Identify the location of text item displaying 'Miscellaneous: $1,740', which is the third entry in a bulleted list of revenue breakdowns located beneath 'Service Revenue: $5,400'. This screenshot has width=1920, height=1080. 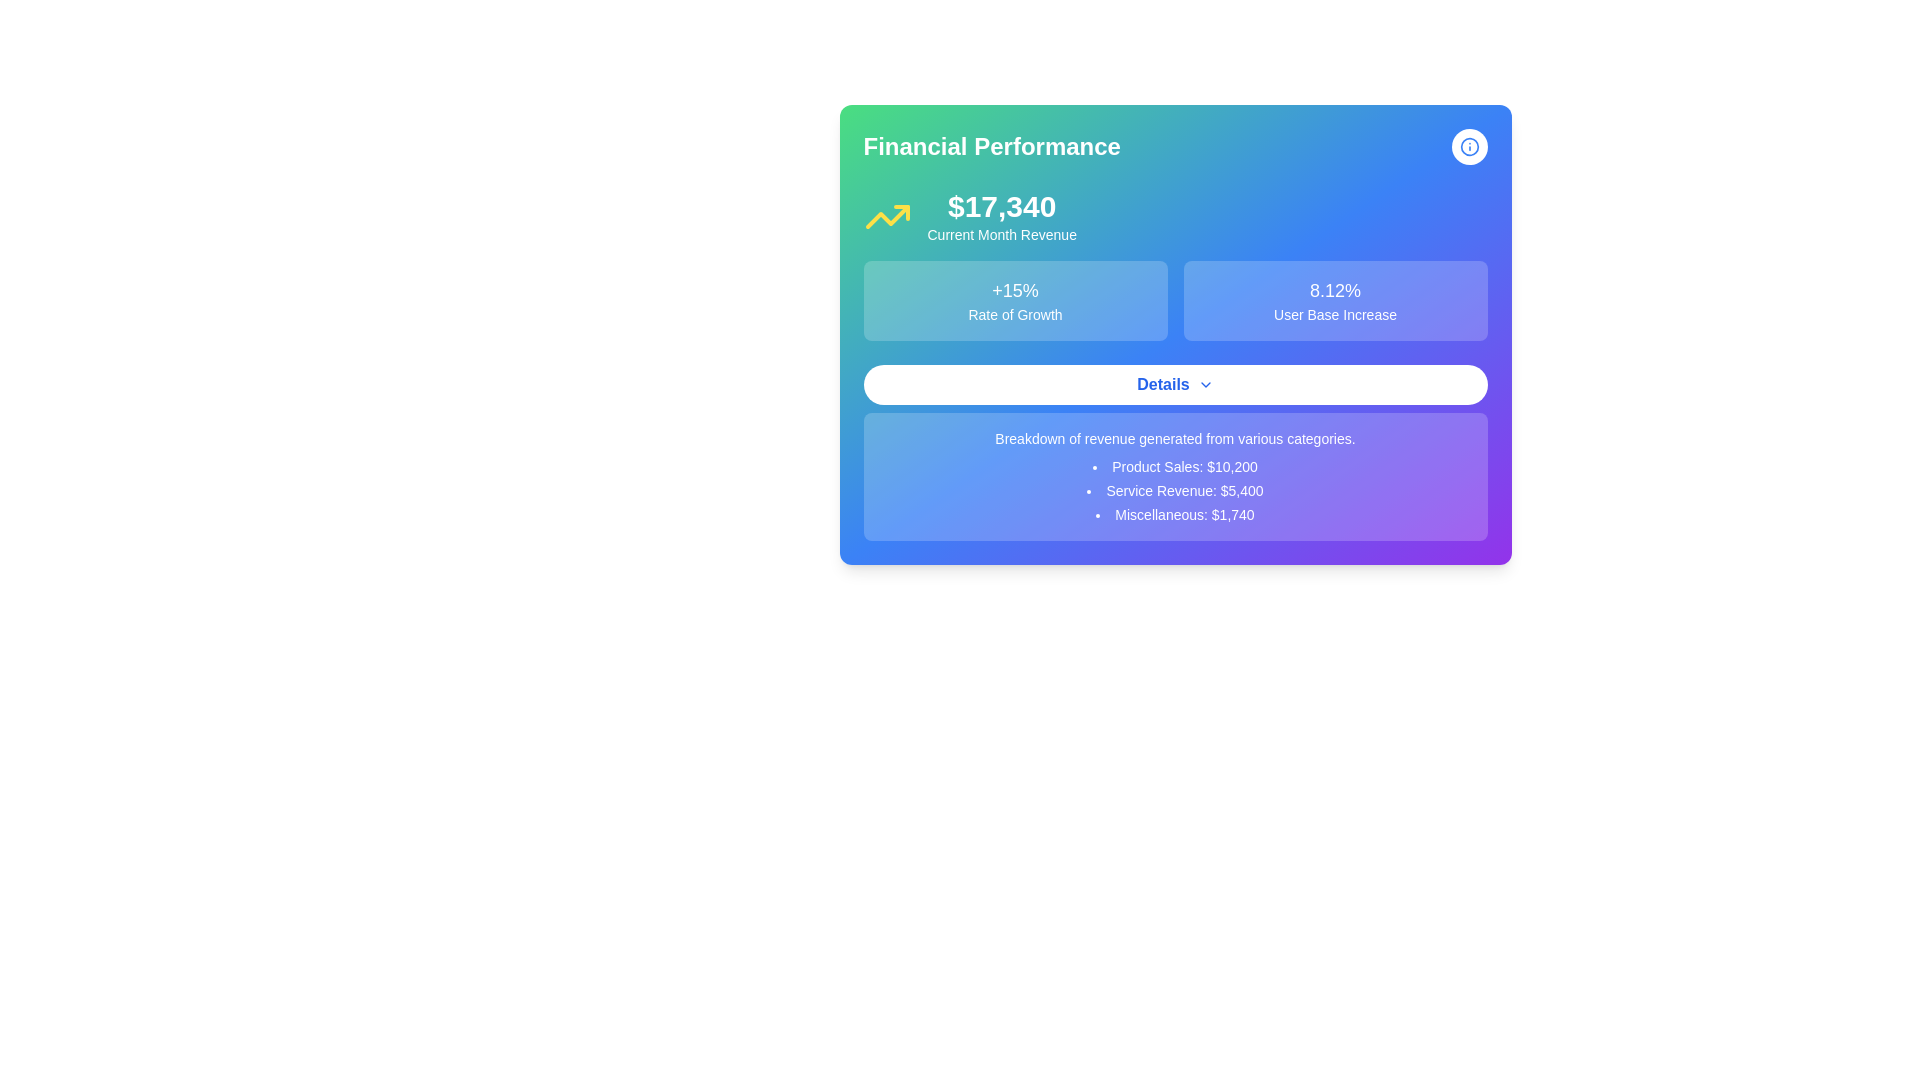
(1175, 514).